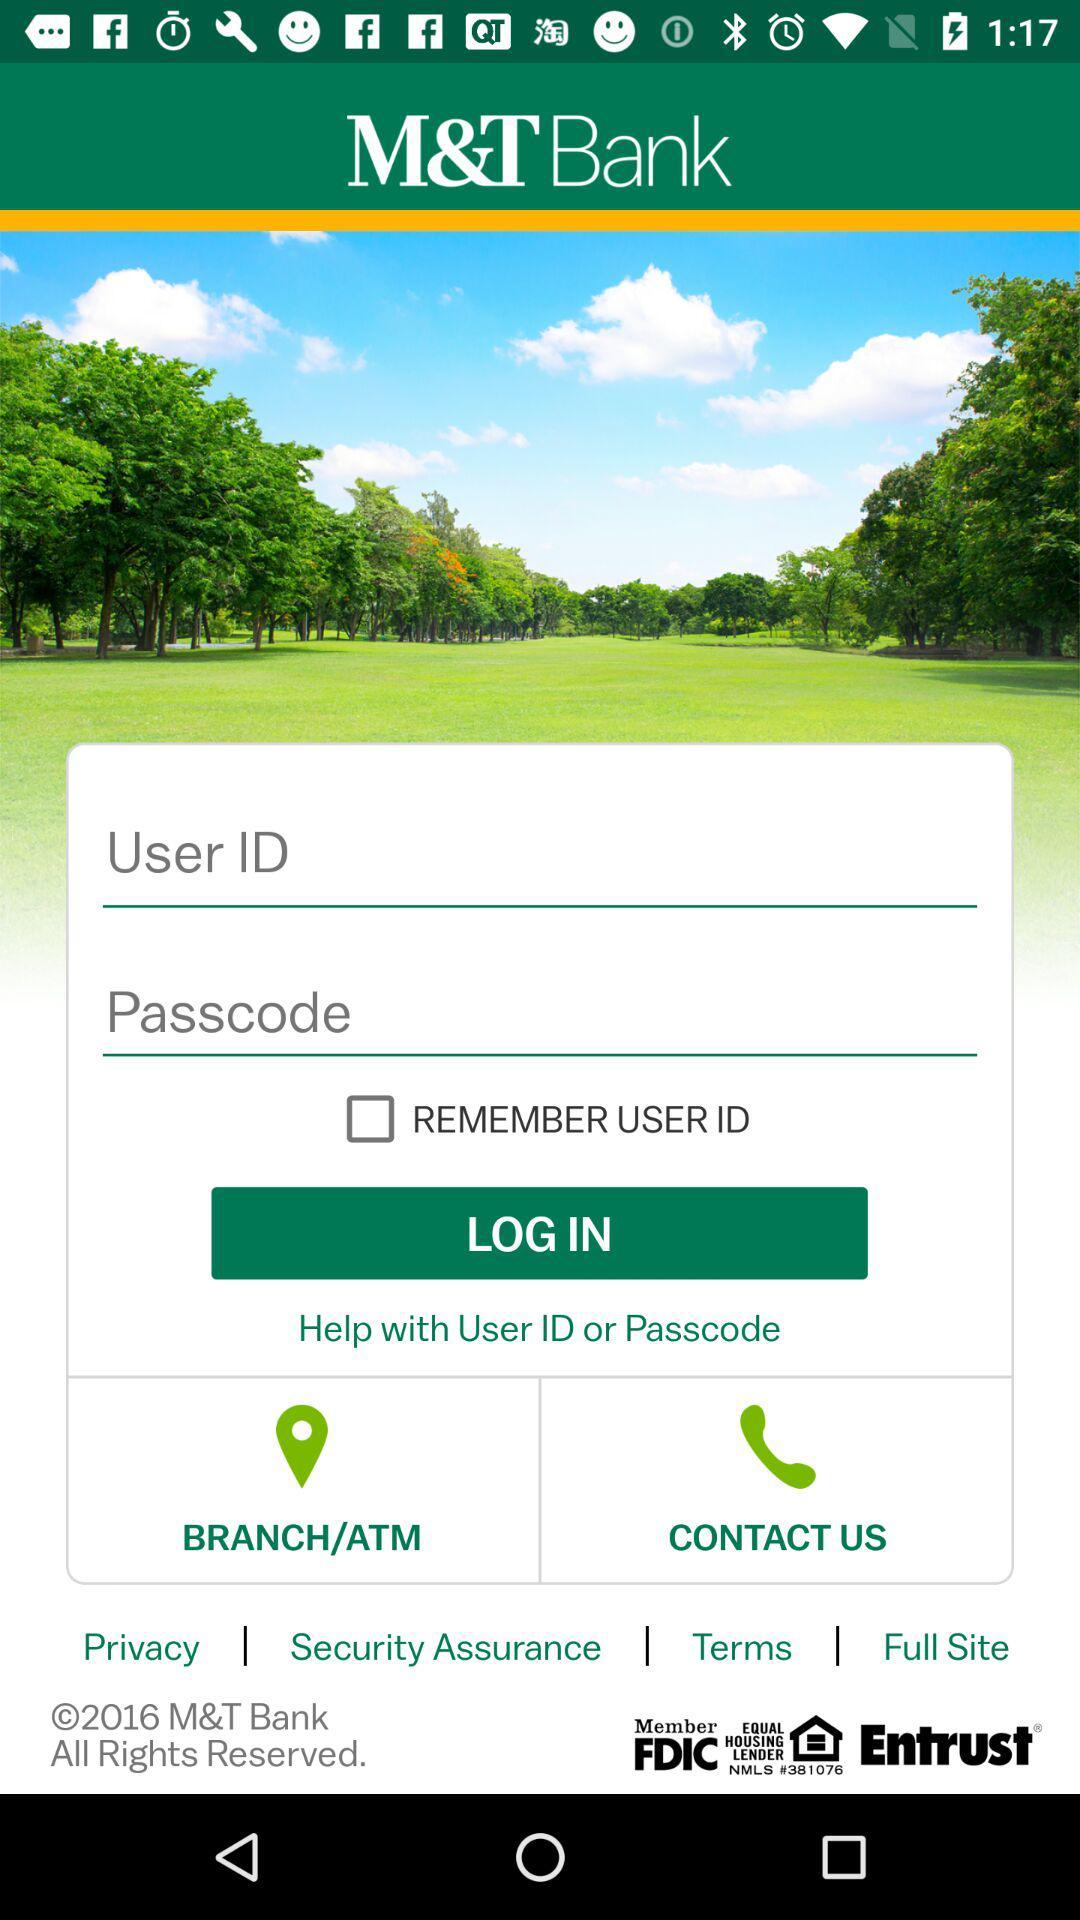 Image resolution: width=1080 pixels, height=1920 pixels. Describe the element at coordinates (540, 1327) in the screenshot. I see `help with user` at that location.